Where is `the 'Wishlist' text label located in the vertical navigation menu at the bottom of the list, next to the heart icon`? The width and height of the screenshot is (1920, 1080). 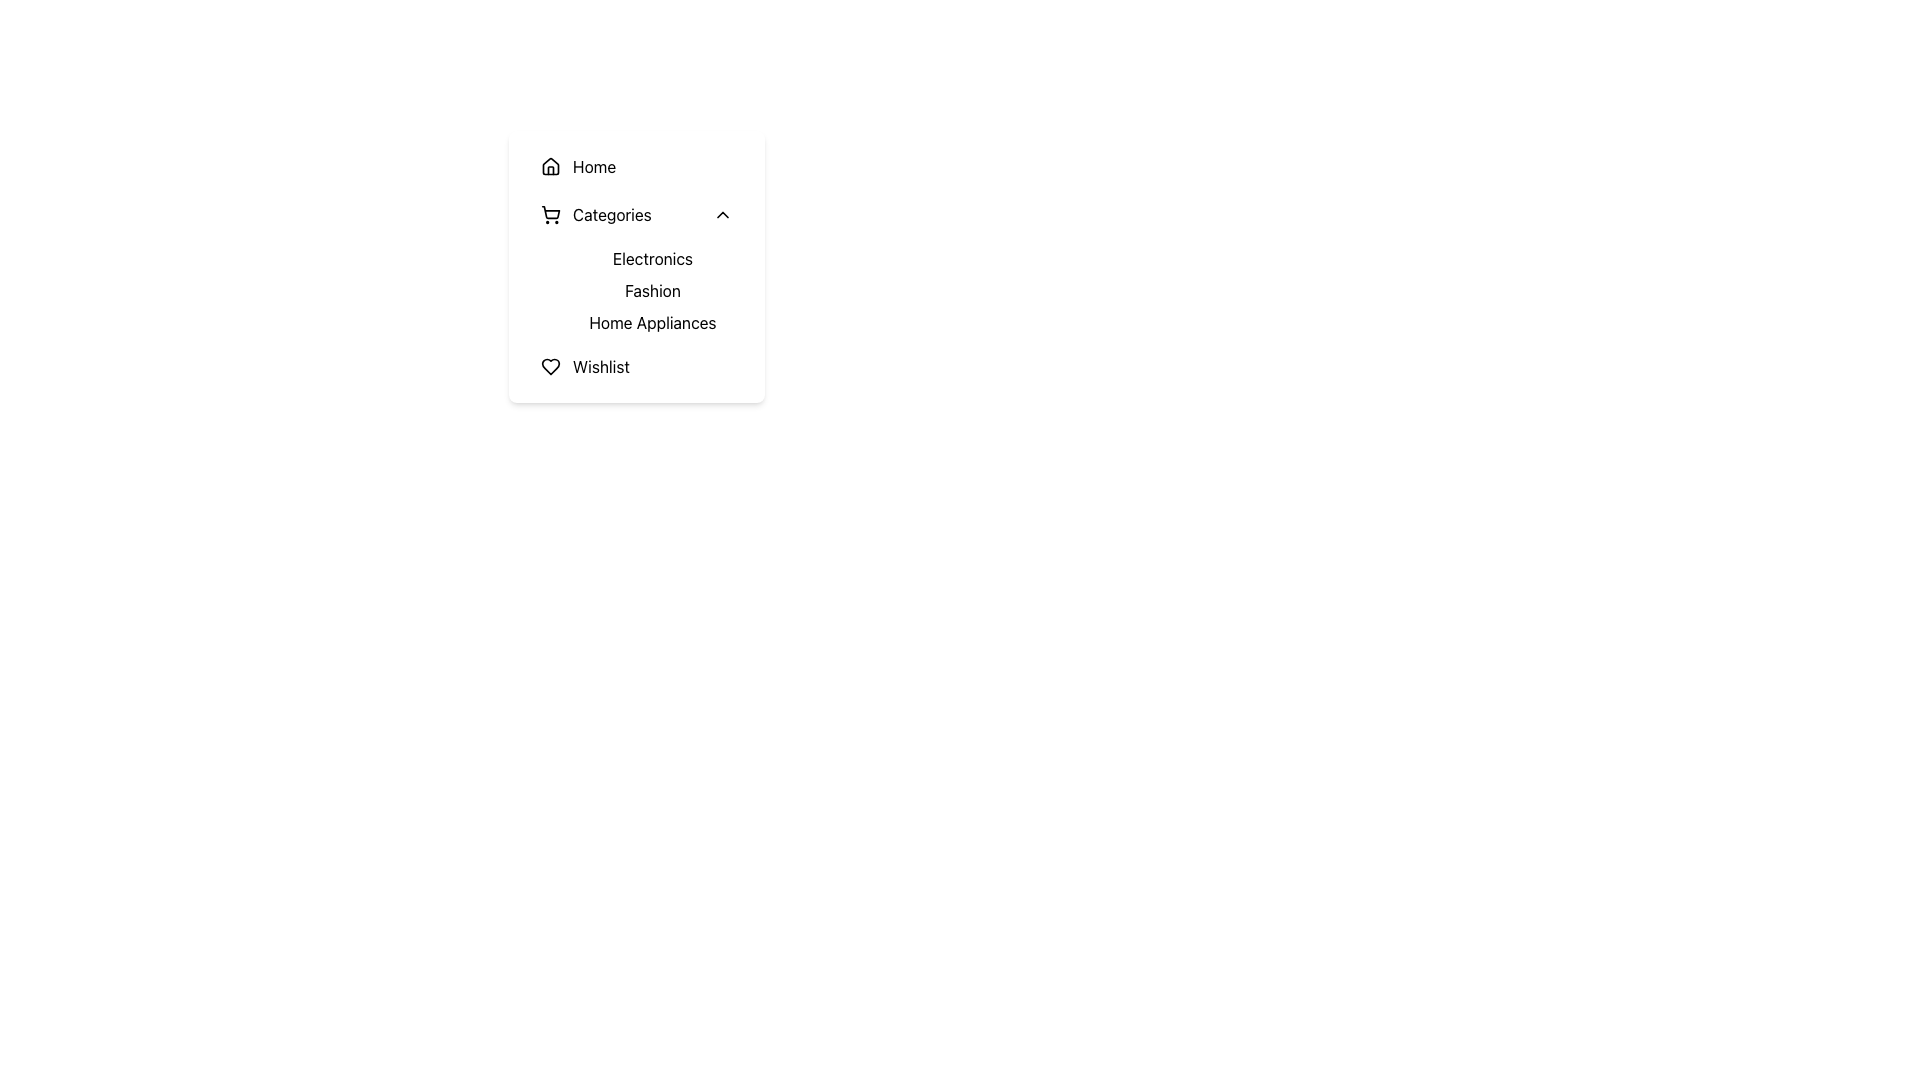 the 'Wishlist' text label located in the vertical navigation menu at the bottom of the list, next to the heart icon is located at coordinates (600, 366).